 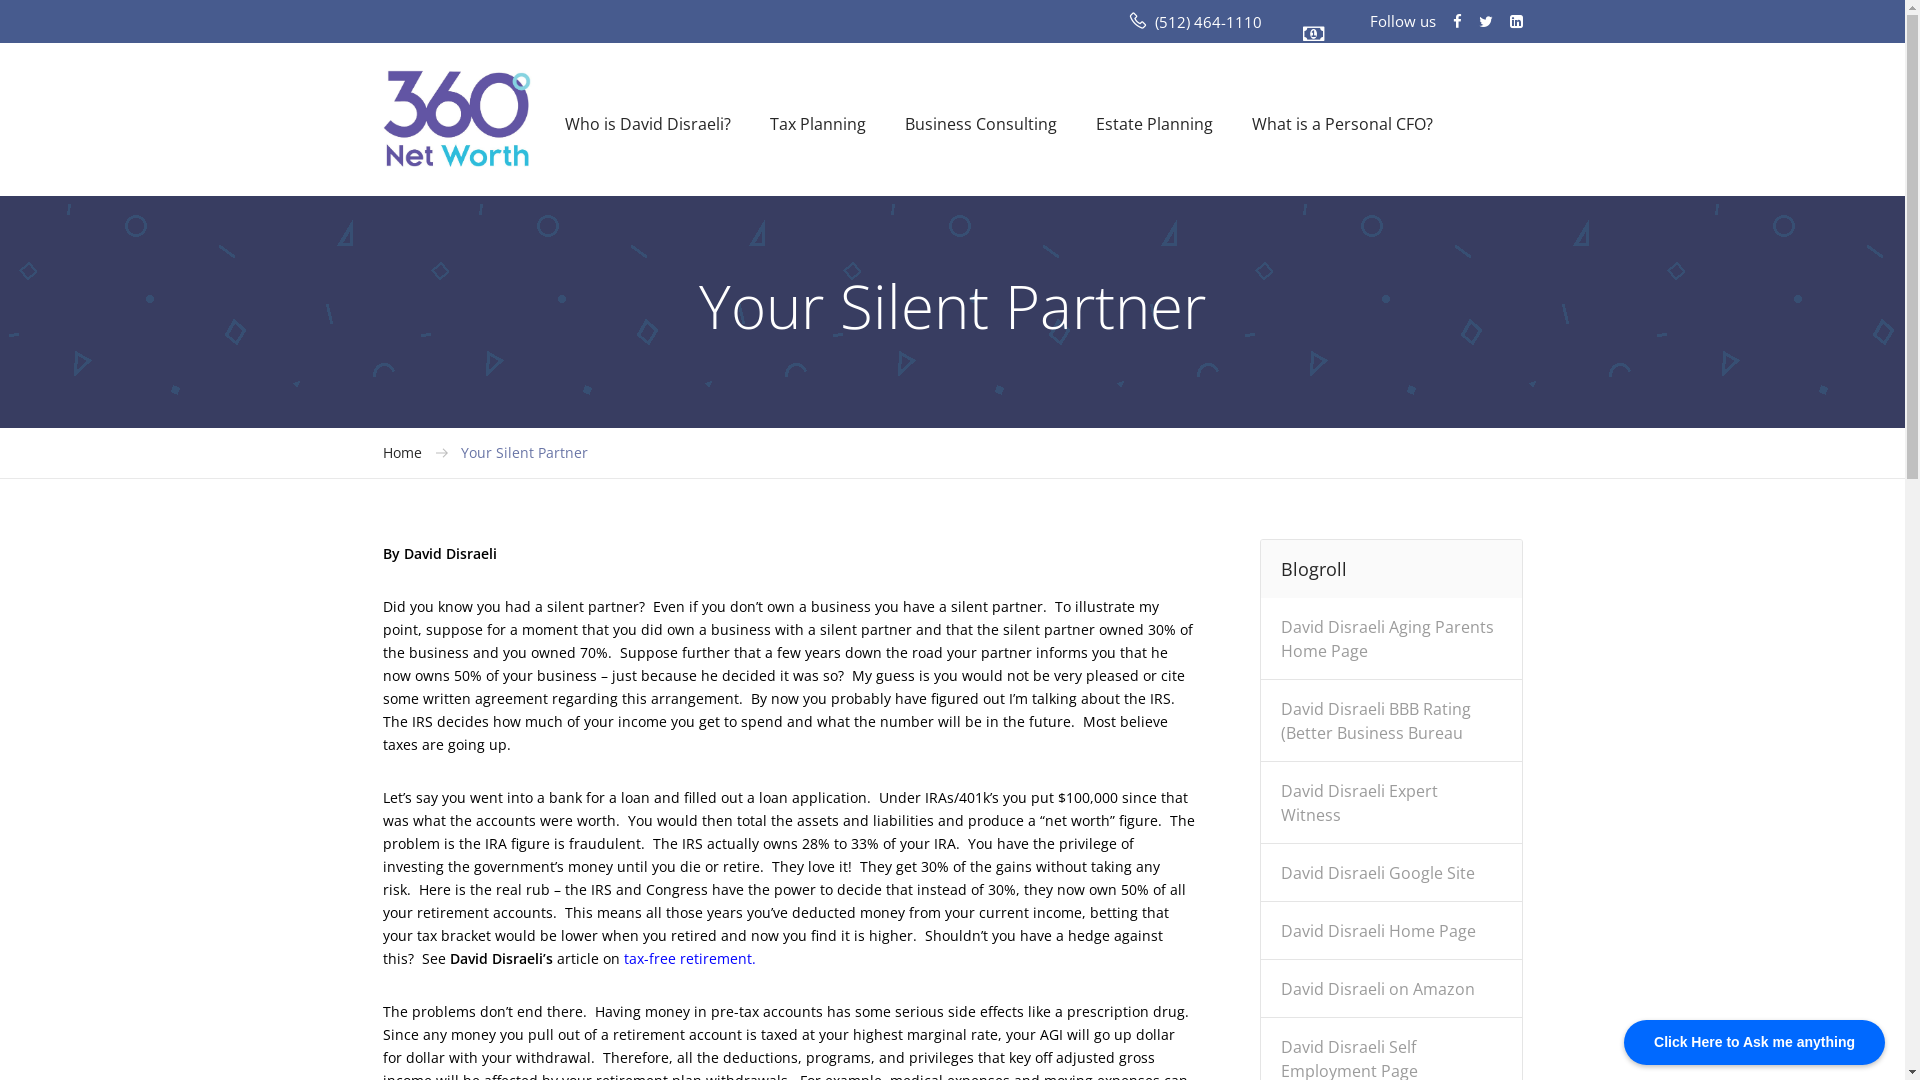 What do you see at coordinates (523, 452) in the screenshot?
I see `'Your Silent Partner'` at bounding box center [523, 452].